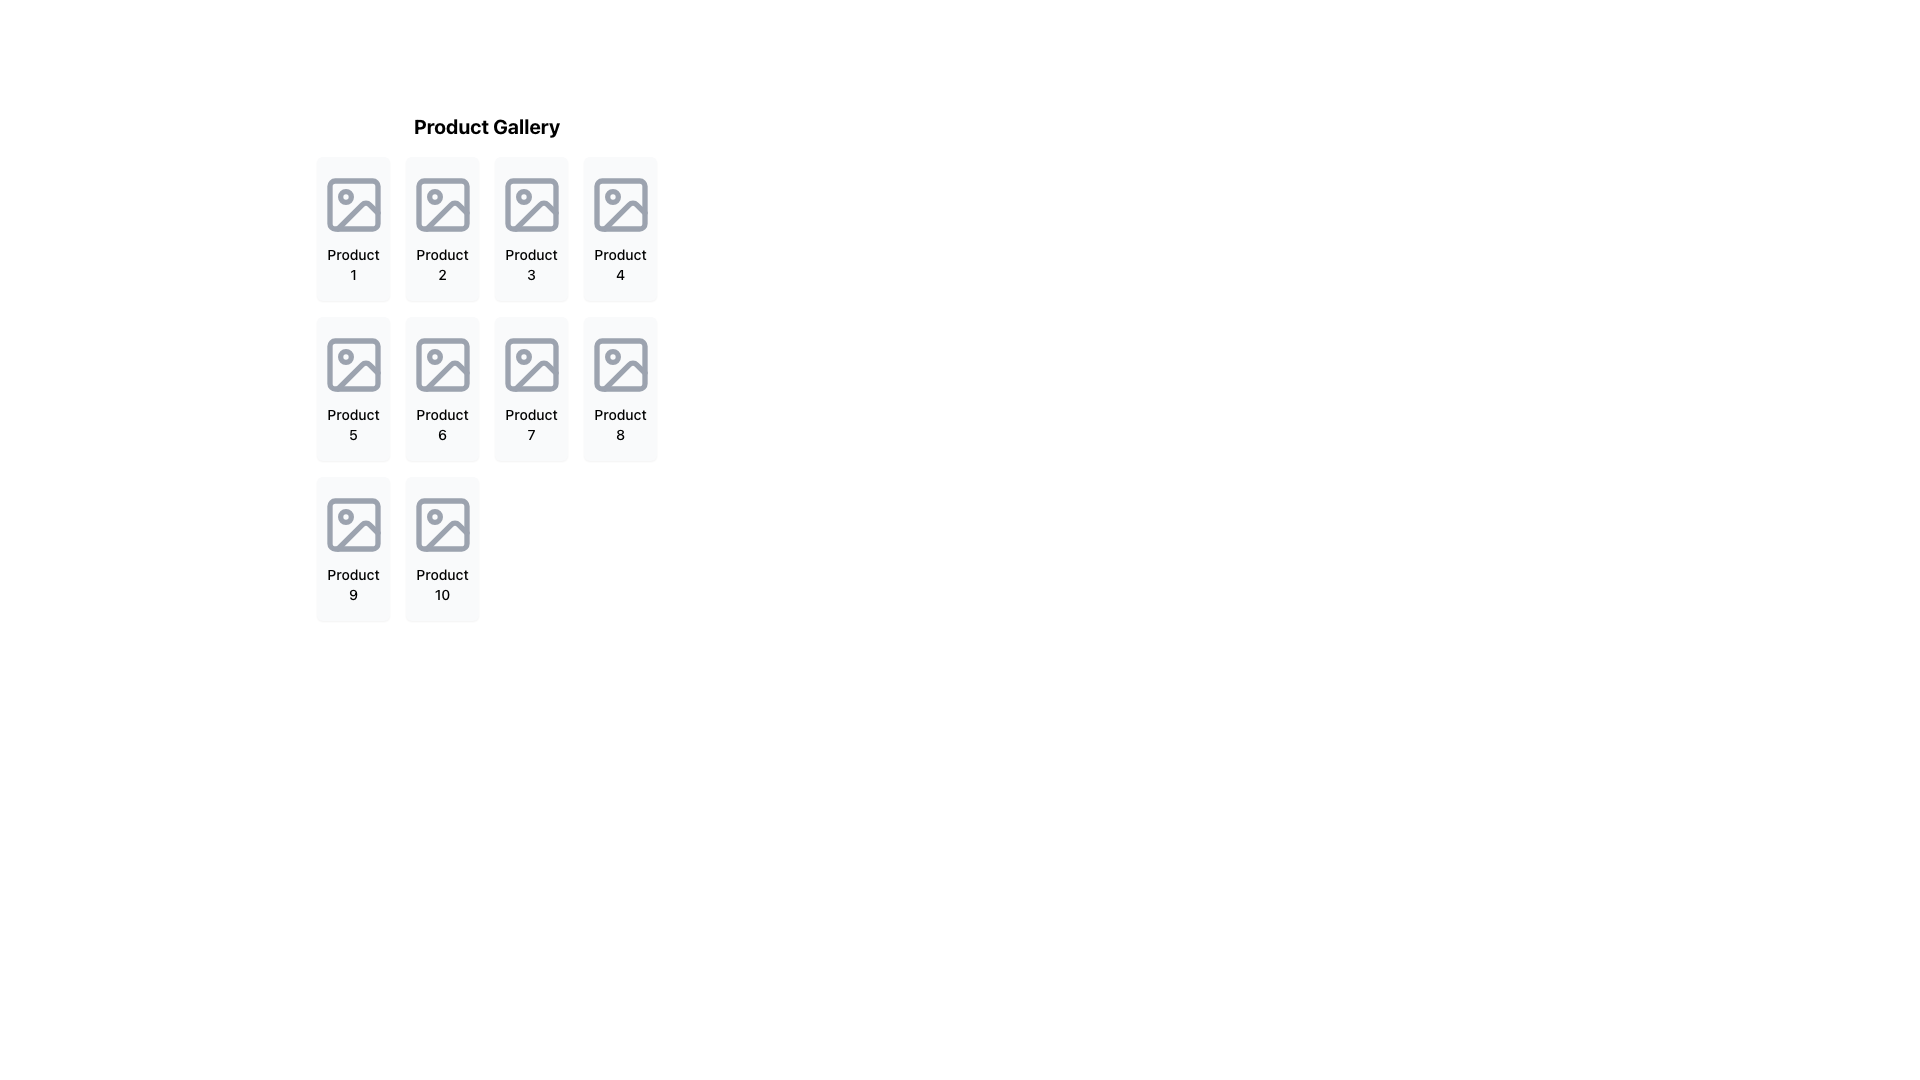  Describe the element at coordinates (353, 227) in the screenshot. I see `the first product card in the product gallery, which displays details for 'Product 1'` at that location.